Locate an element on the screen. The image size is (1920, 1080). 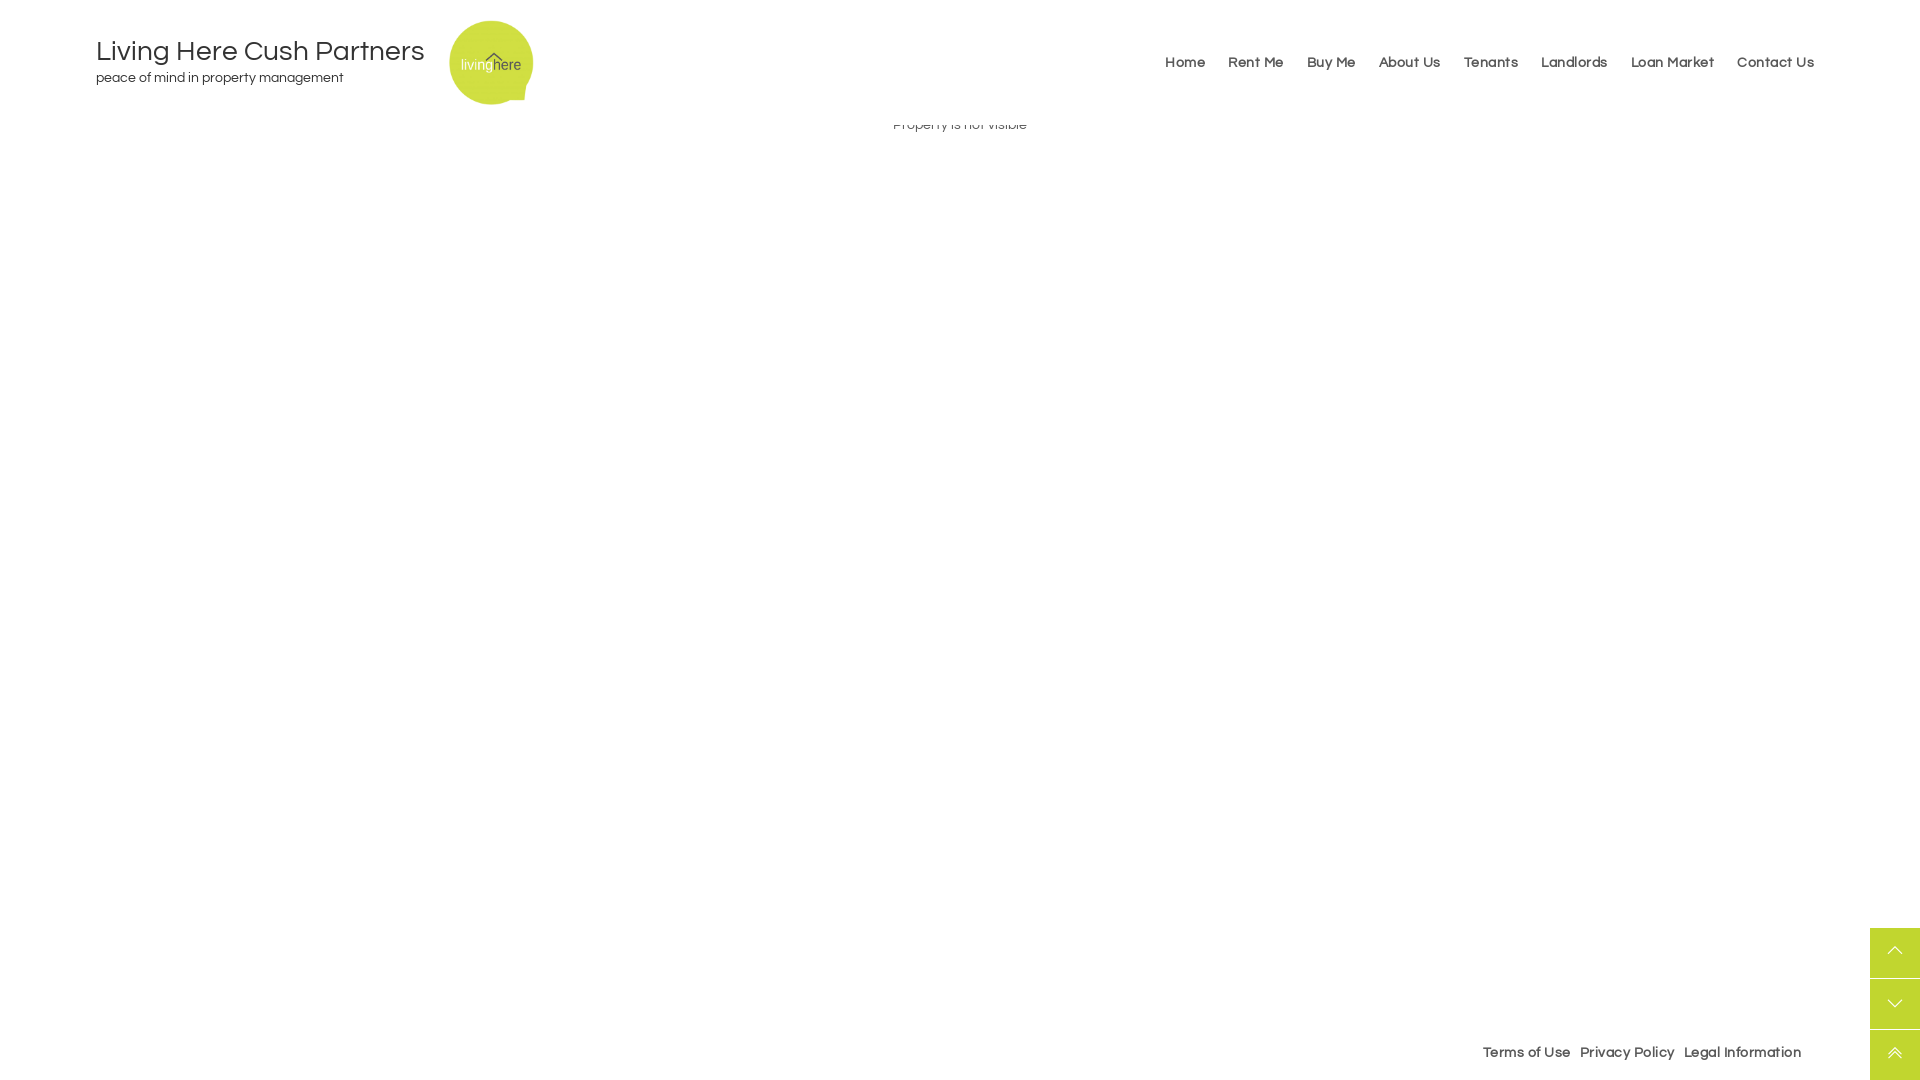
'Privacy Policy' is located at coordinates (1626, 1052).